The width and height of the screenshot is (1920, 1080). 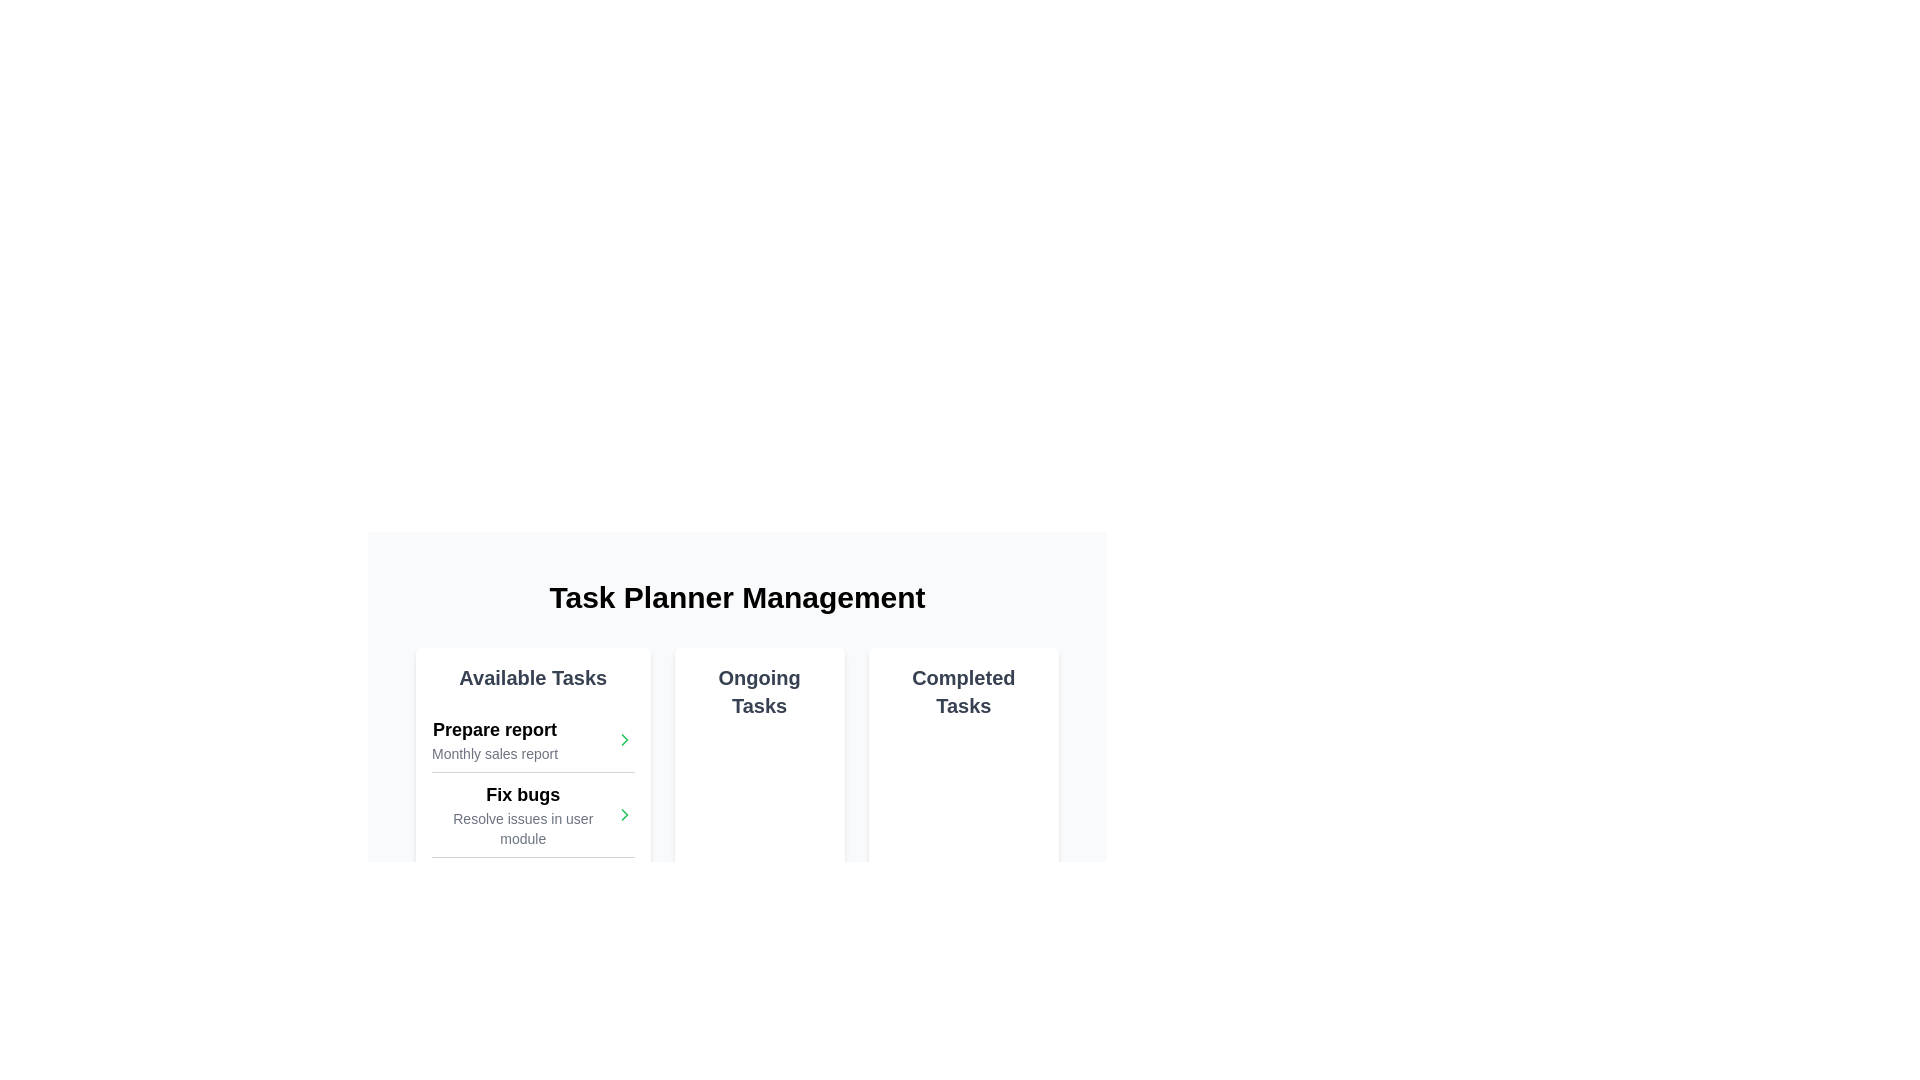 I want to click on the second list item representing the task 'Fix bugs', so click(x=533, y=814).